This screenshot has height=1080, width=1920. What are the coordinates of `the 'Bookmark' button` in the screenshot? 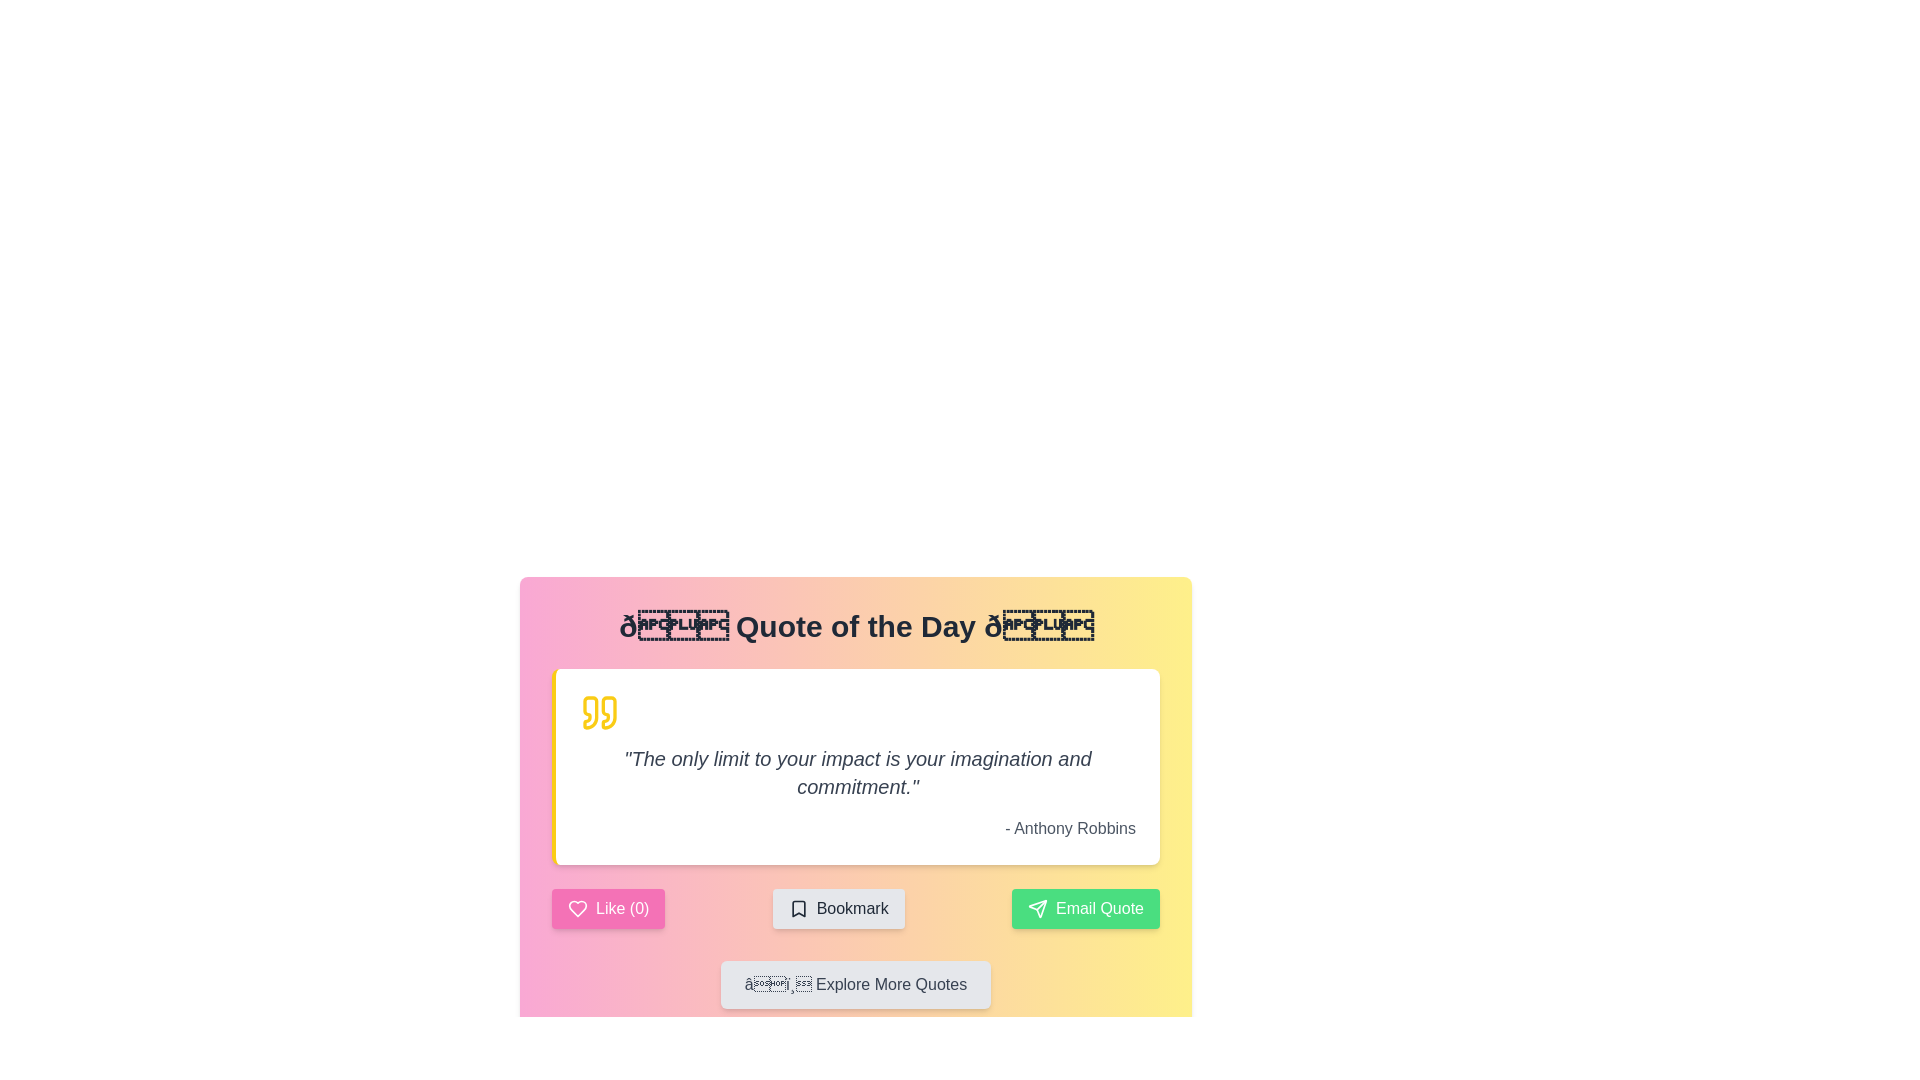 It's located at (838, 909).